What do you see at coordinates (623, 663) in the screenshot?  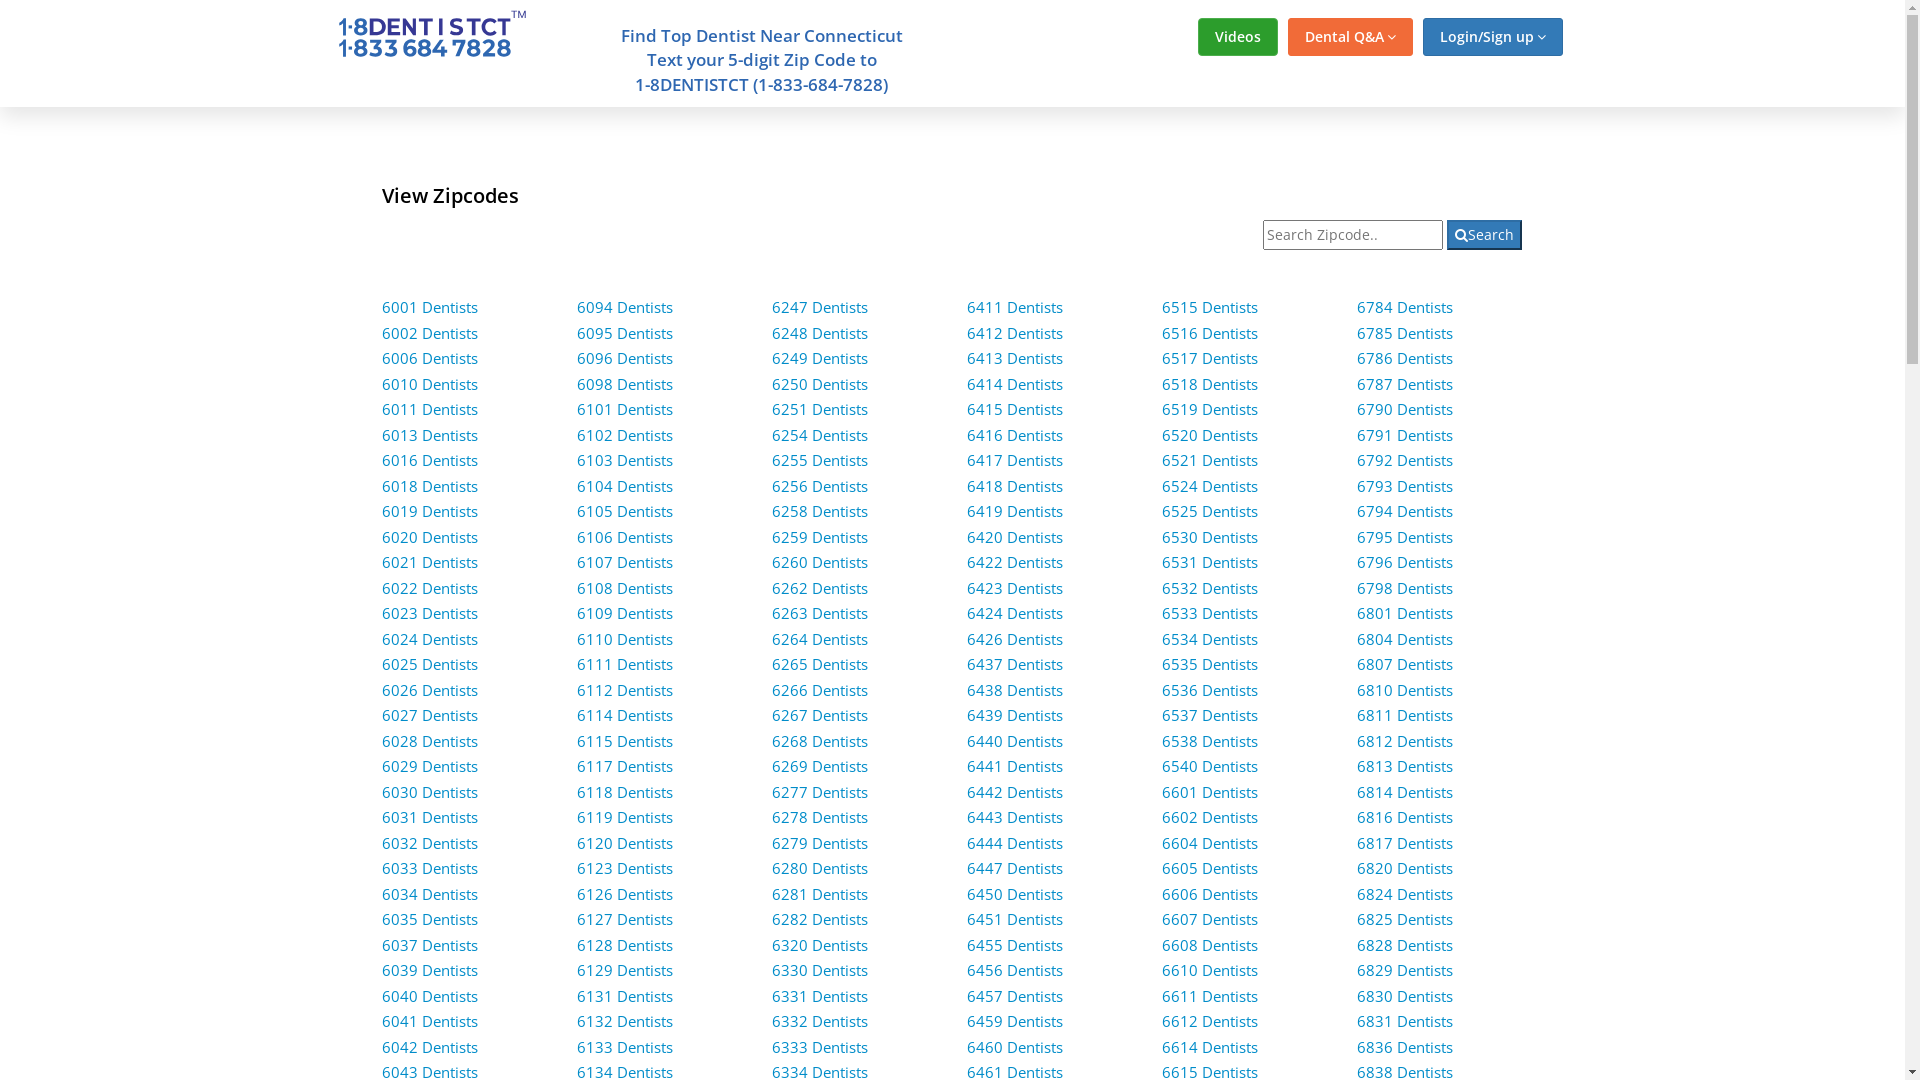 I see `'6111 Dentists'` at bounding box center [623, 663].